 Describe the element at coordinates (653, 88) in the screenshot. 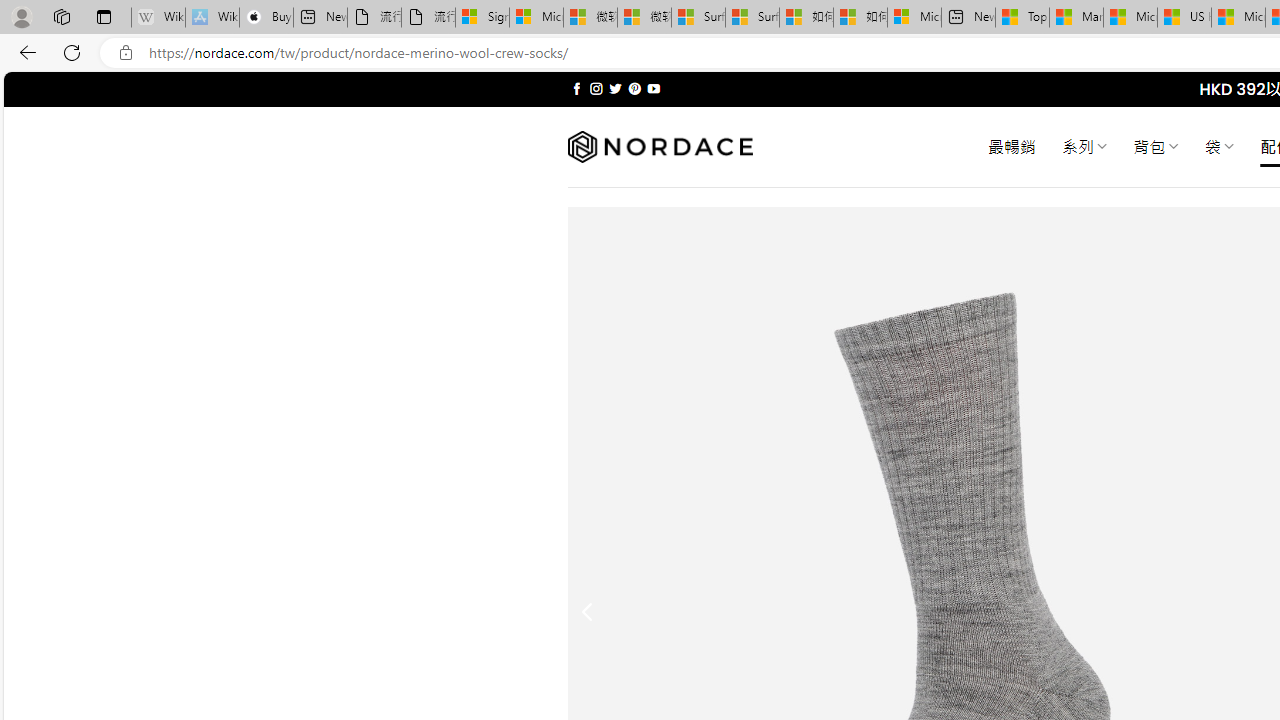

I see `'Follow on YouTube'` at that location.